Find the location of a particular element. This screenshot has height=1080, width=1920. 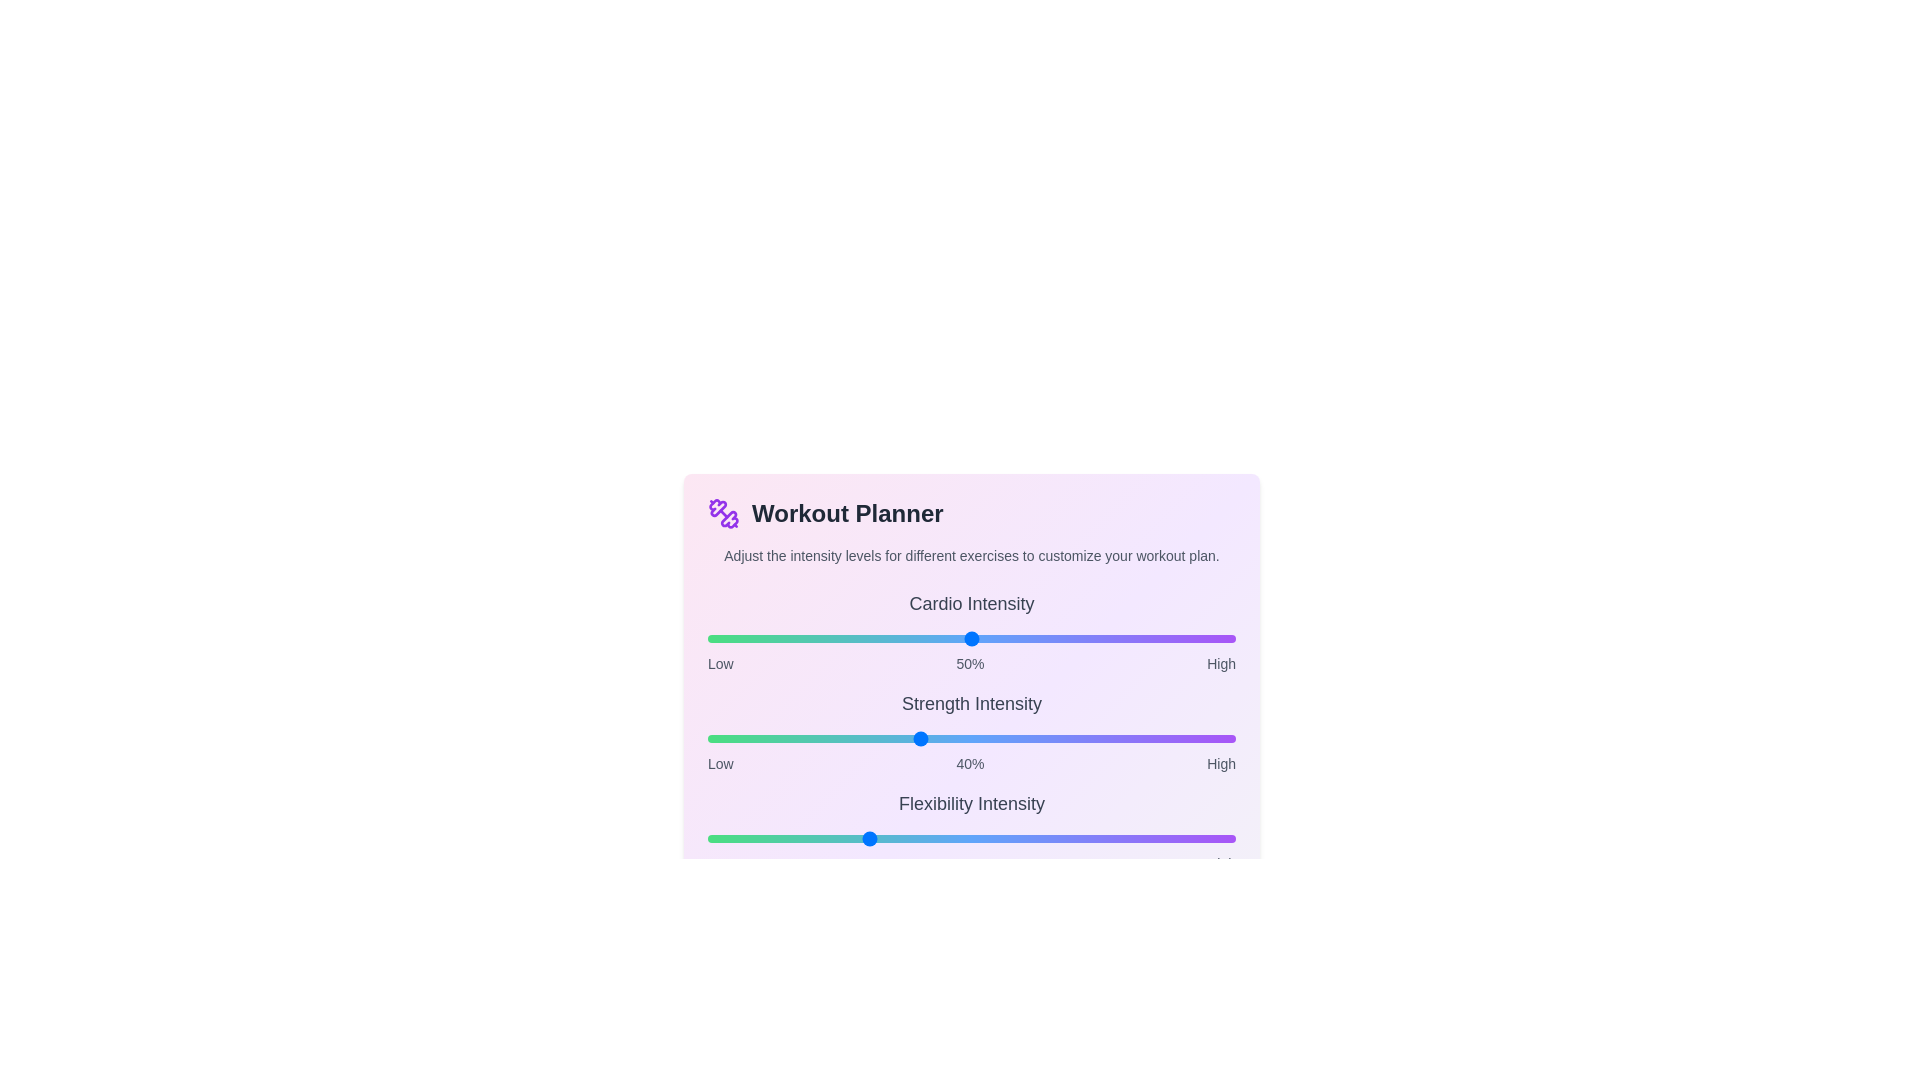

the intensity of the 2 slider to 65% is located at coordinates (1050, 839).